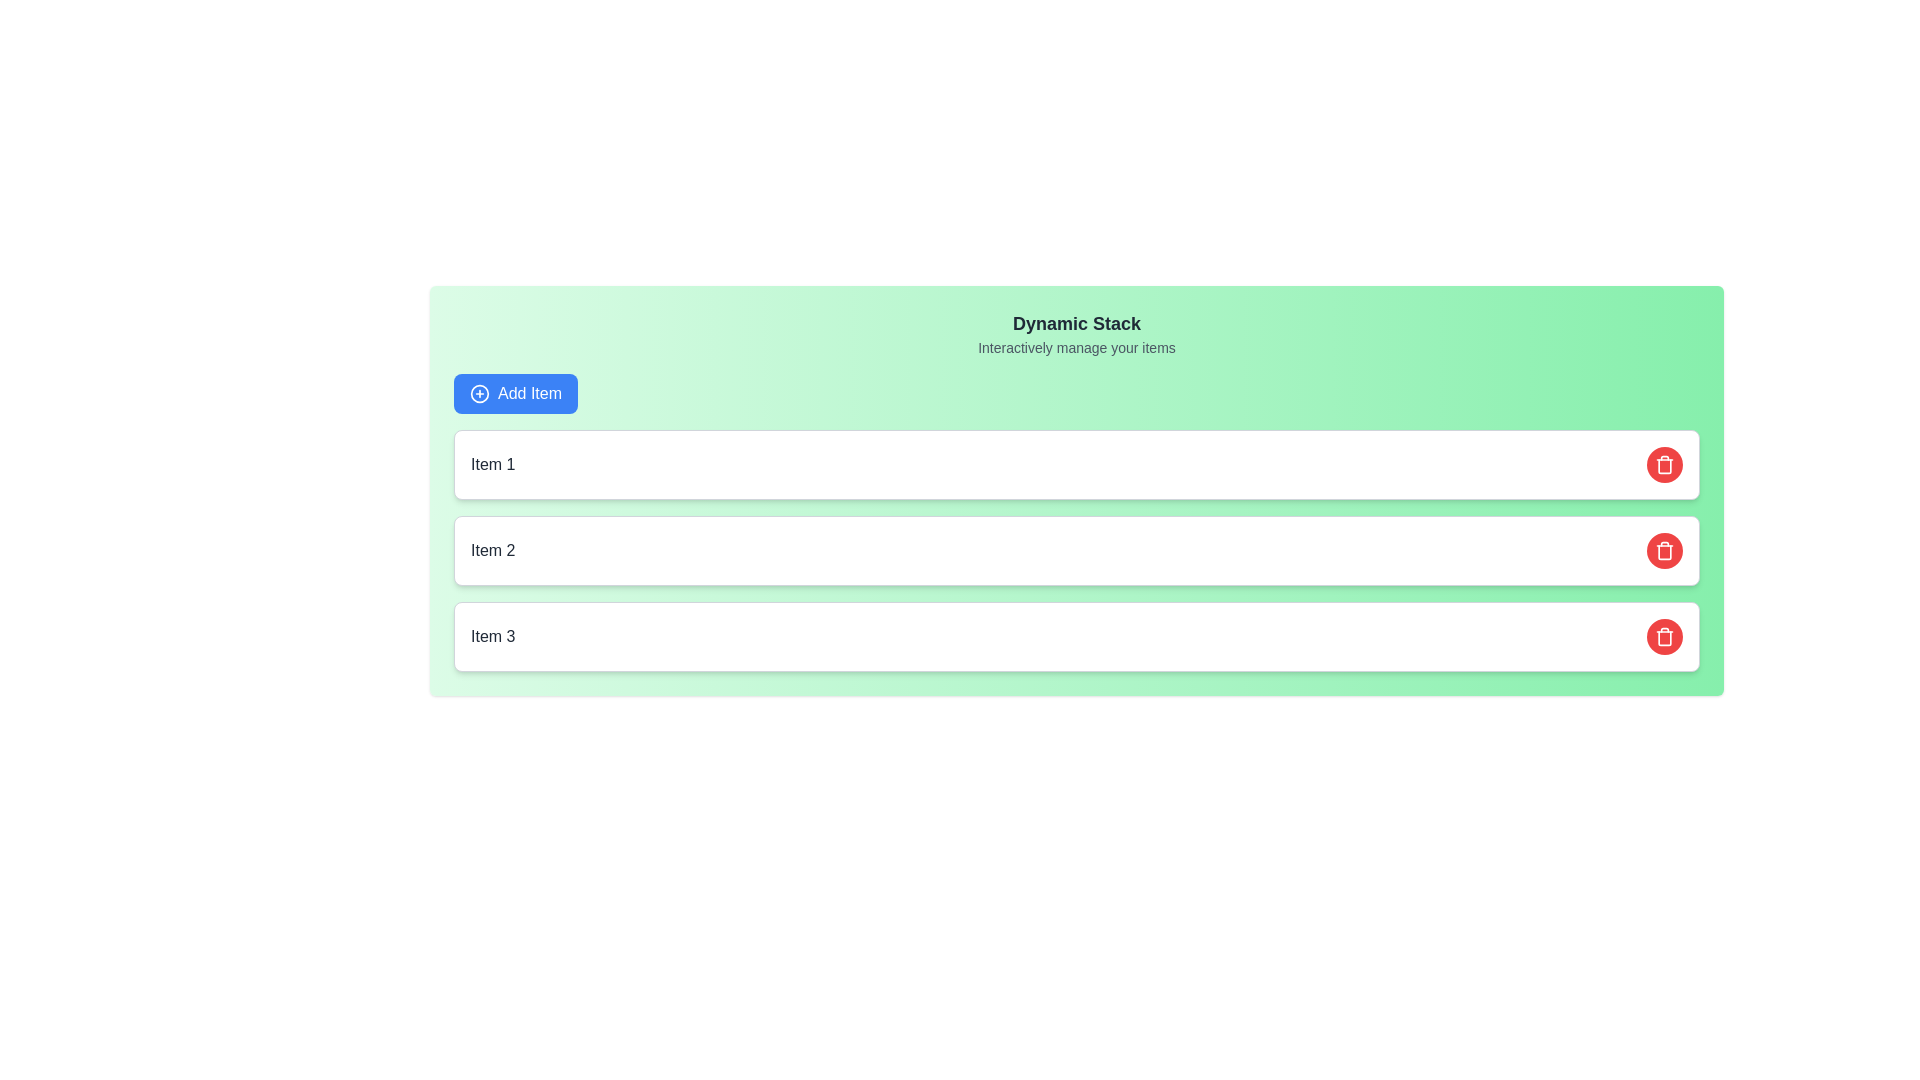 The width and height of the screenshot is (1920, 1080). What do you see at coordinates (1665, 636) in the screenshot?
I see `the trash can icon button with a red background located at the far-right side of the third row adjacent to 'Item 3'` at bounding box center [1665, 636].